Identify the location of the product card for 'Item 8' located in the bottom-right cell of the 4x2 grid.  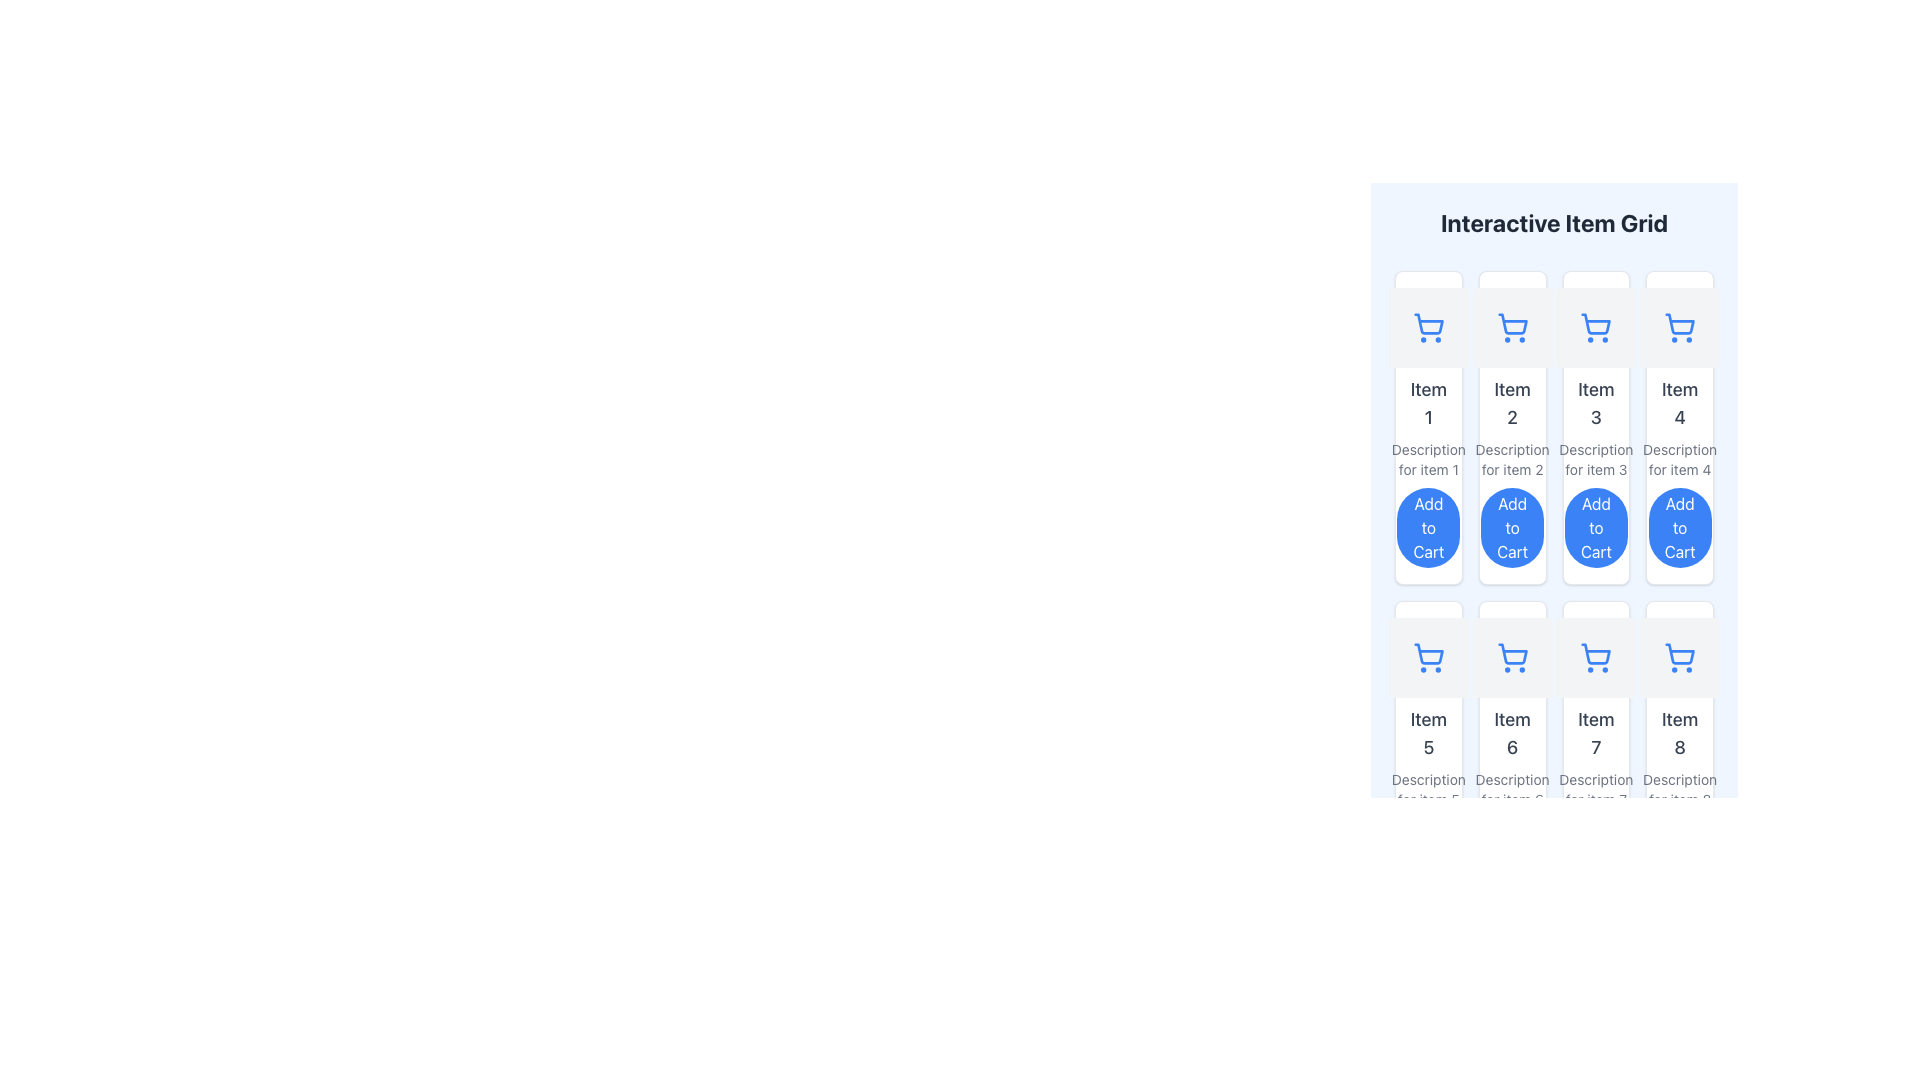
(1680, 758).